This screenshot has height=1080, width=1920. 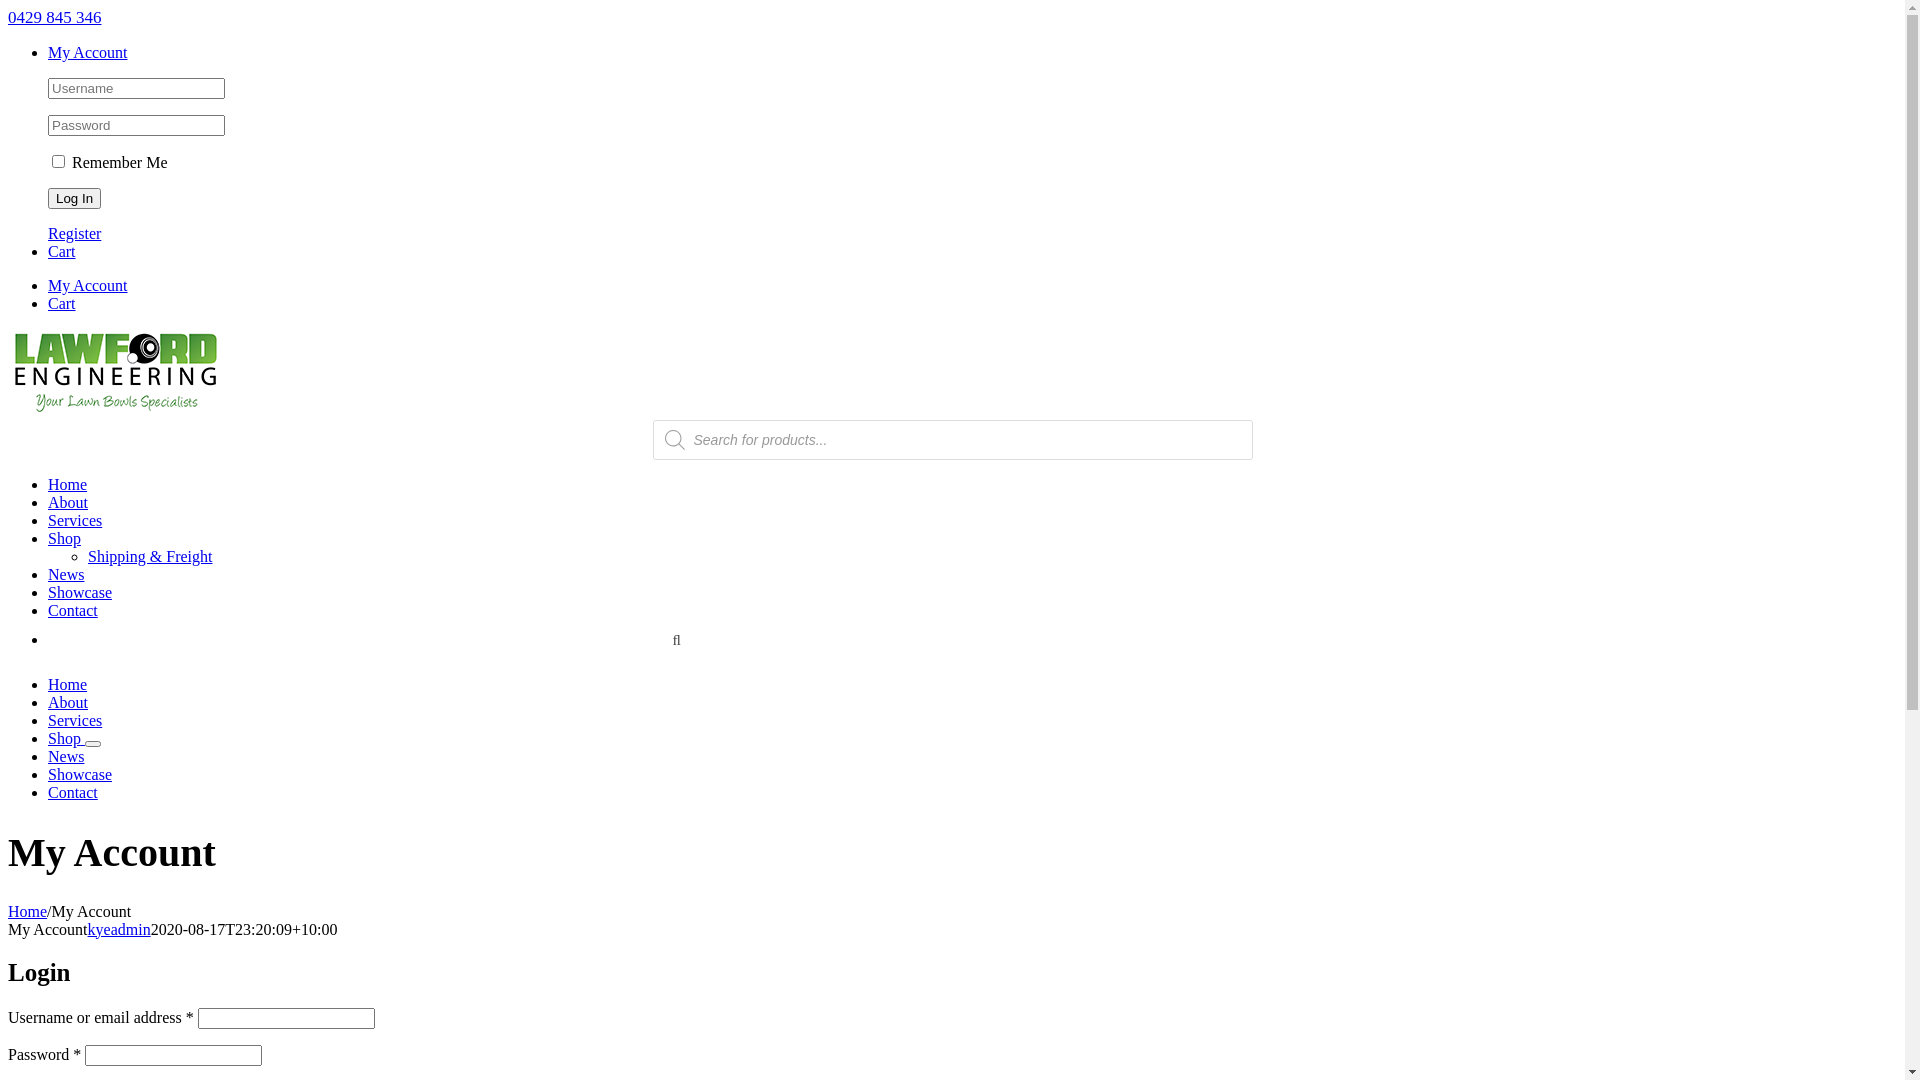 I want to click on 'About', so click(x=67, y=701).